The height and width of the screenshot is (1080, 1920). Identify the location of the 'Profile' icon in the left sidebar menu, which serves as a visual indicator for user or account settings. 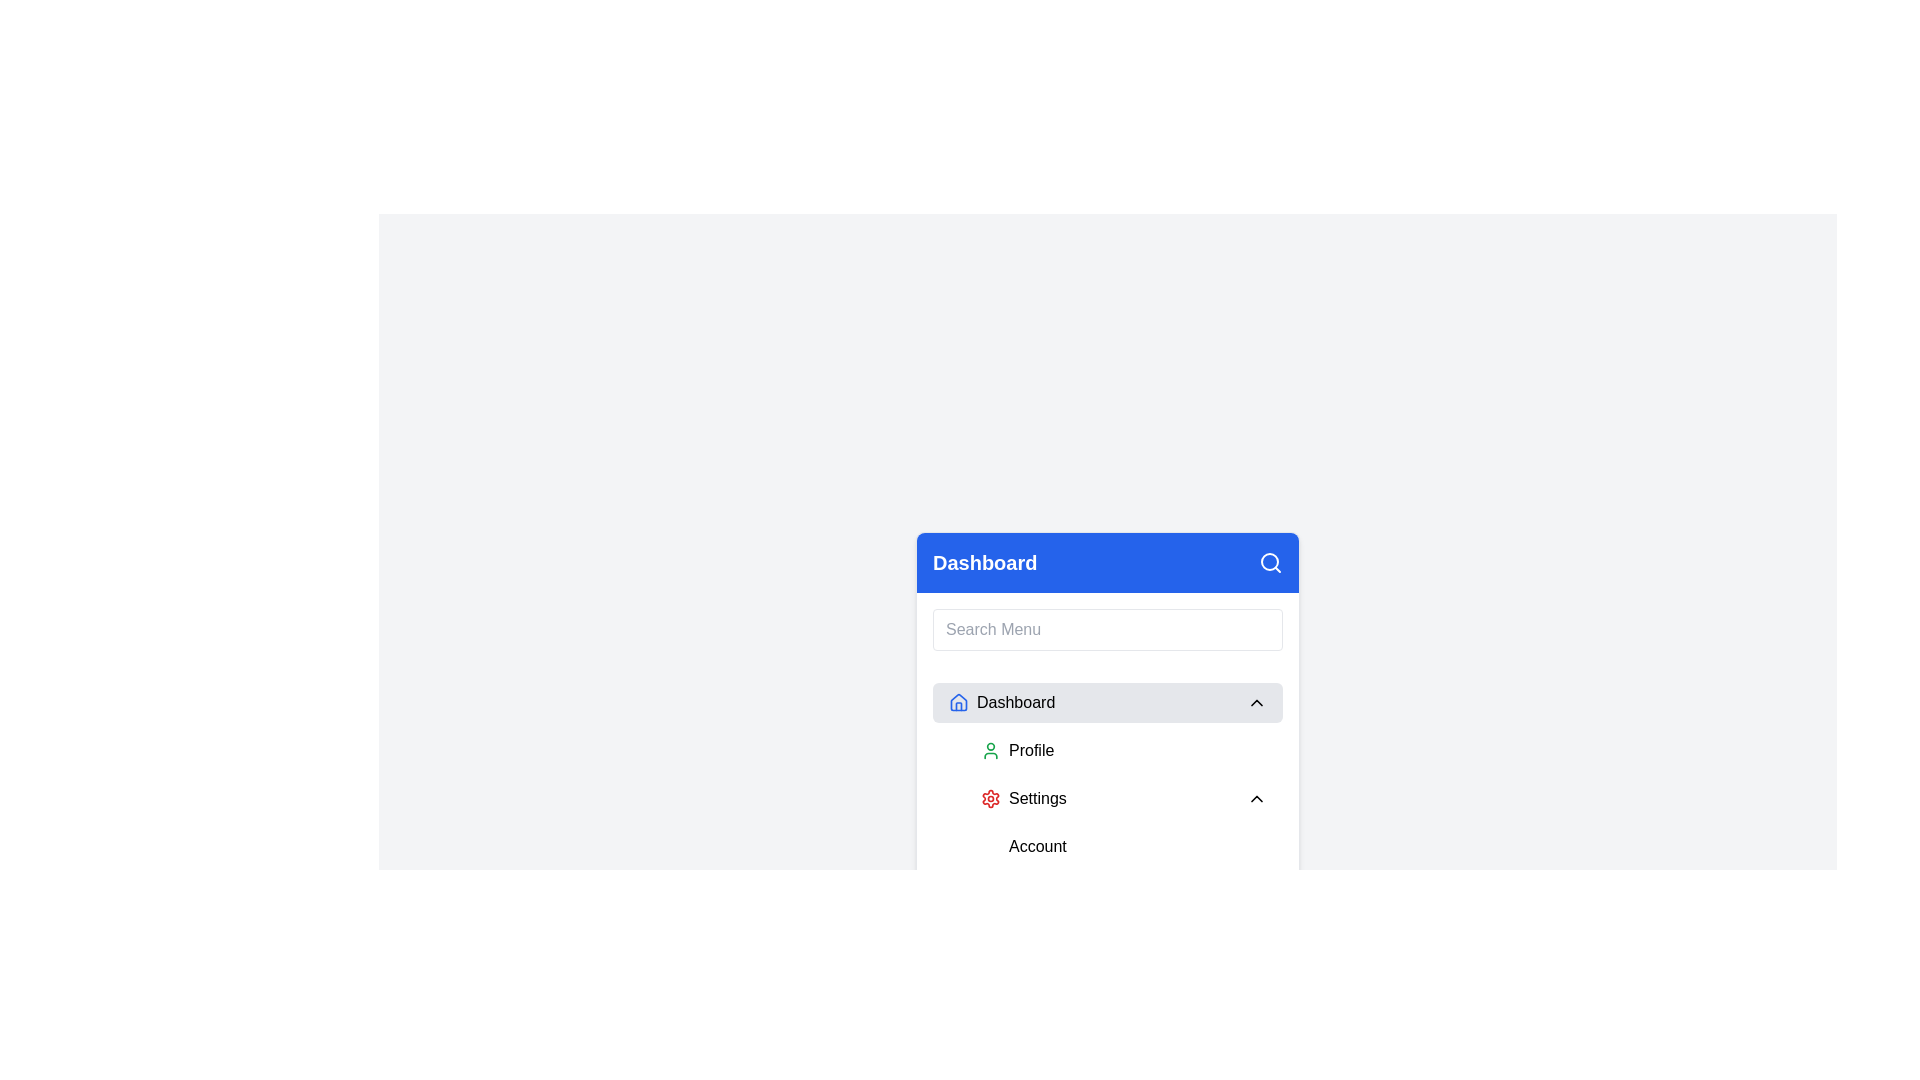
(990, 751).